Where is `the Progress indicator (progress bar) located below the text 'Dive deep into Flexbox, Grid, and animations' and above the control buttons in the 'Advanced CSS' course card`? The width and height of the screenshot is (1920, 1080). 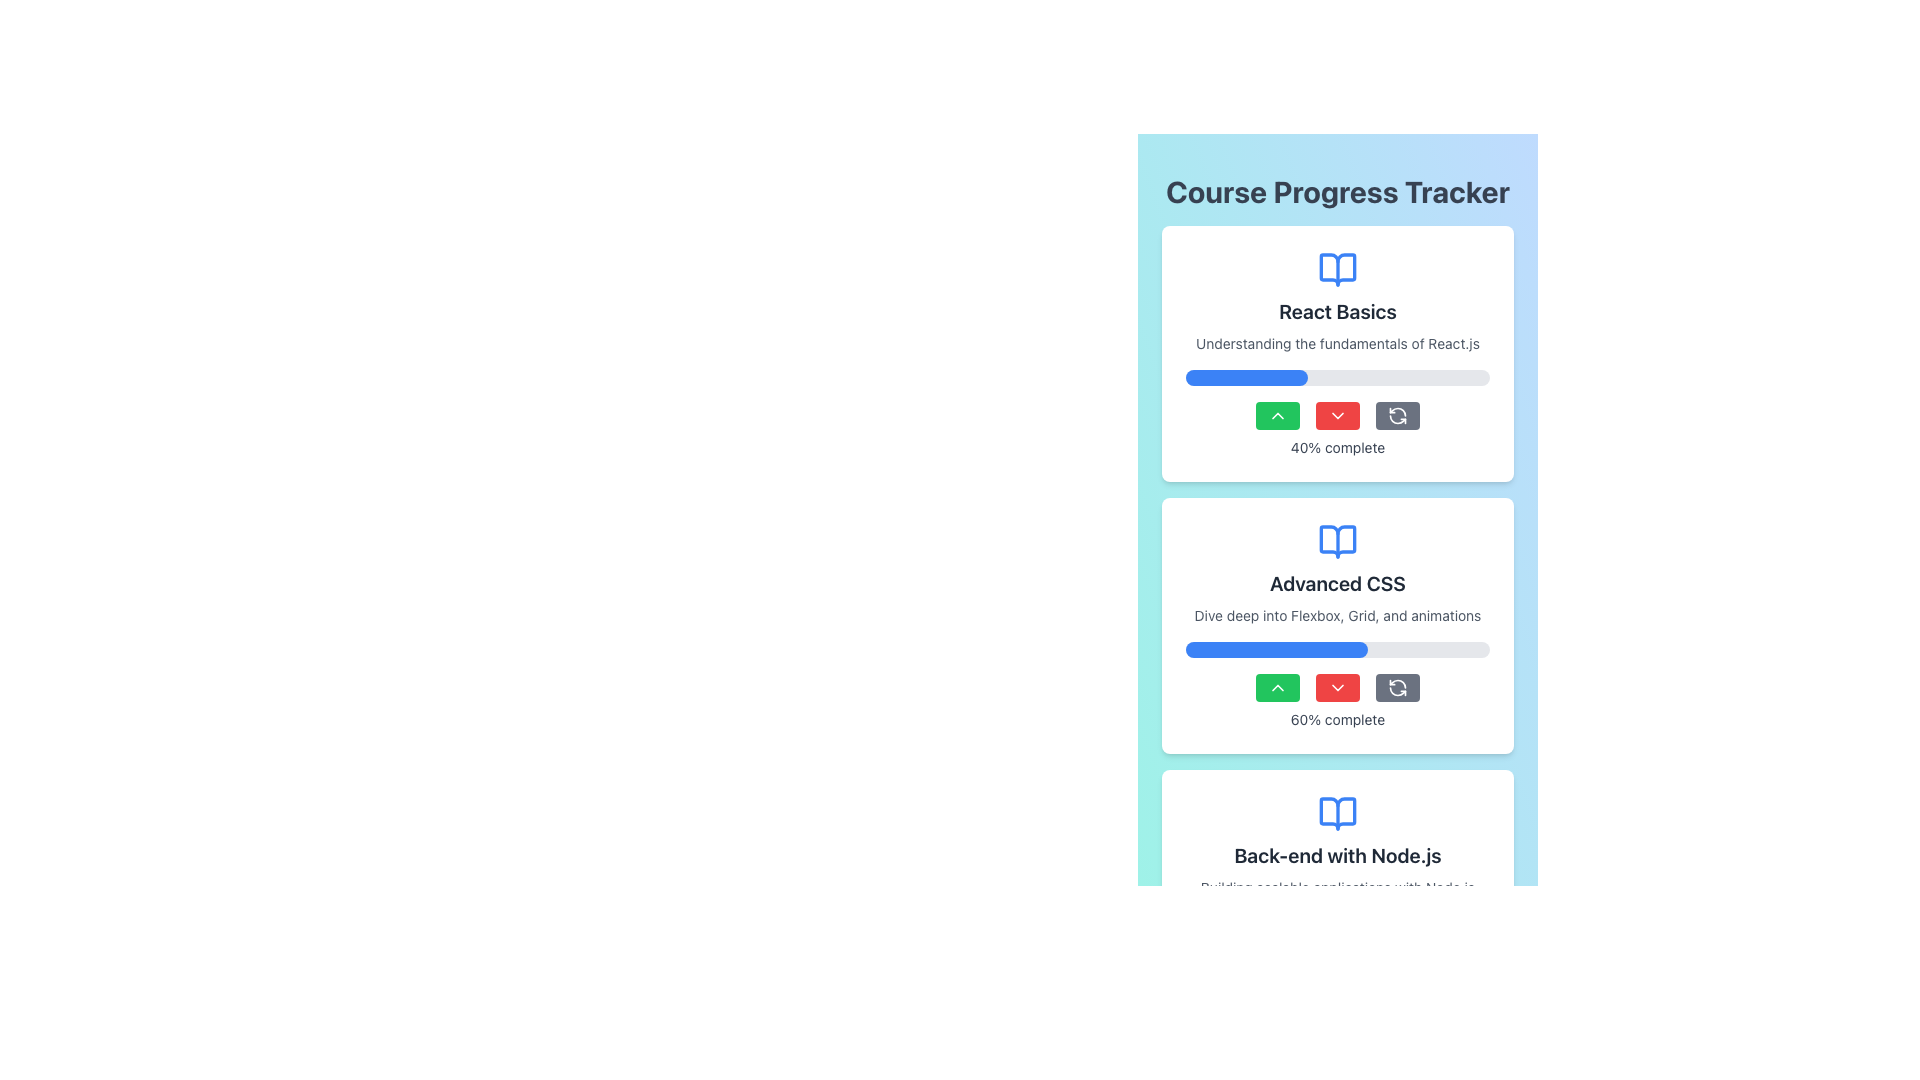 the Progress indicator (progress bar) located below the text 'Dive deep into Flexbox, Grid, and animations' and above the control buttons in the 'Advanced CSS' course card is located at coordinates (1338, 650).